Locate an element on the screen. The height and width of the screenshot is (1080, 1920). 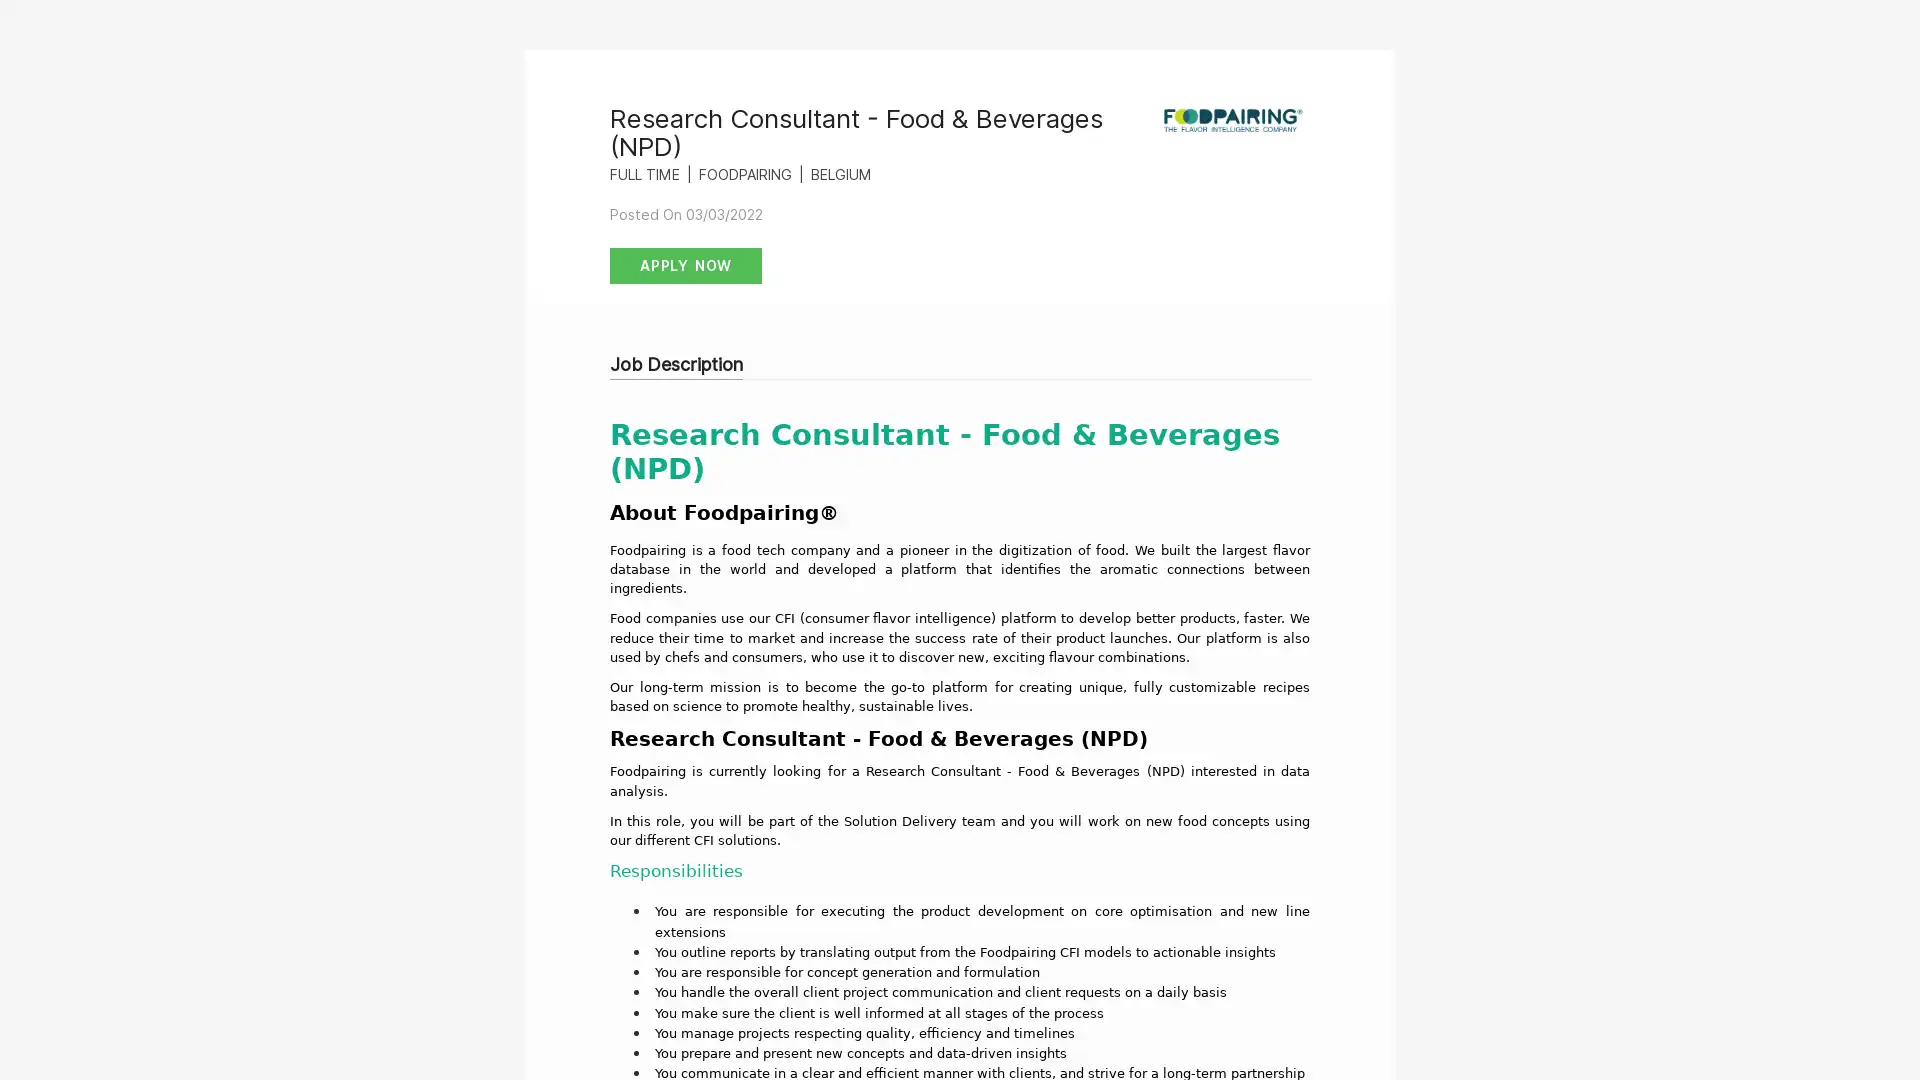
Apply Now is located at coordinates (686, 265).